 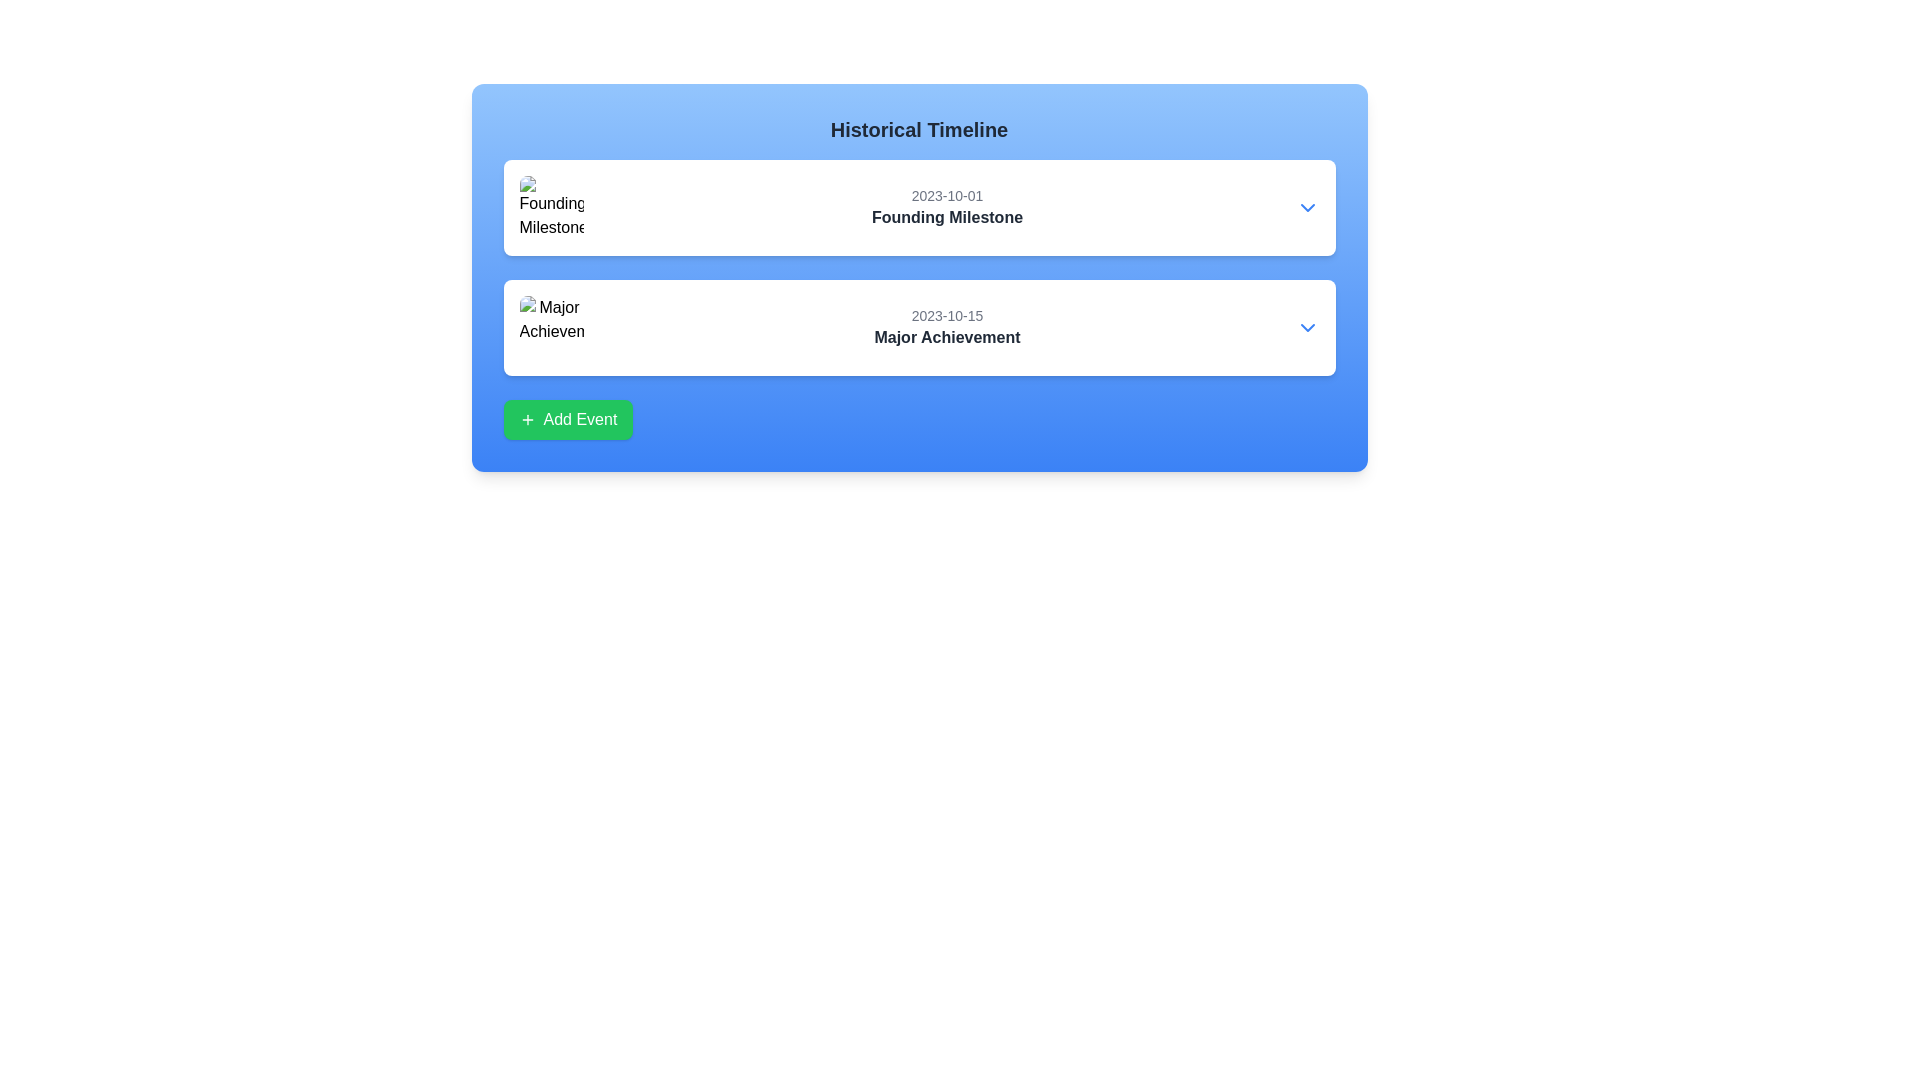 I want to click on the downward-pointing blue arrow icon located to the right of the 'Major Achievement' text, so click(x=1307, y=326).